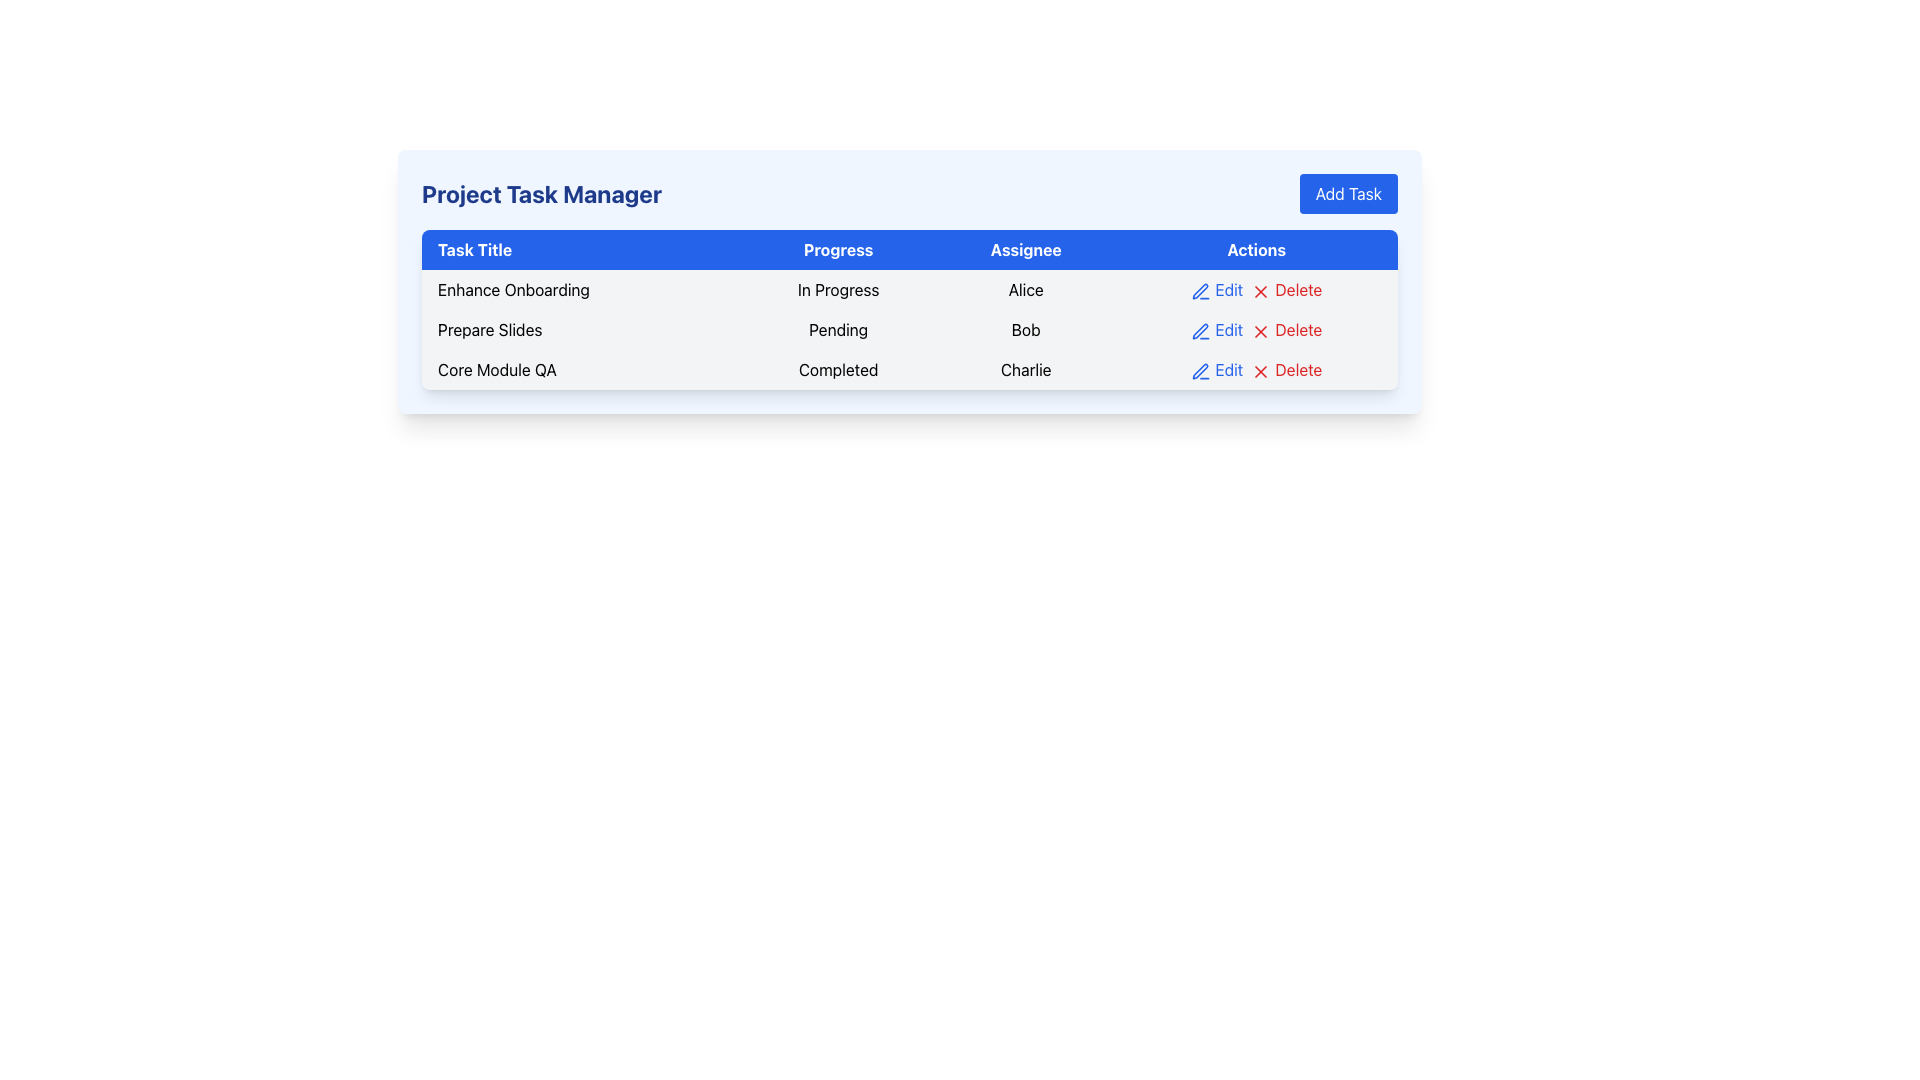  I want to click on the edit button located in the 'Actions' column of the last row in the table, so click(1216, 370).